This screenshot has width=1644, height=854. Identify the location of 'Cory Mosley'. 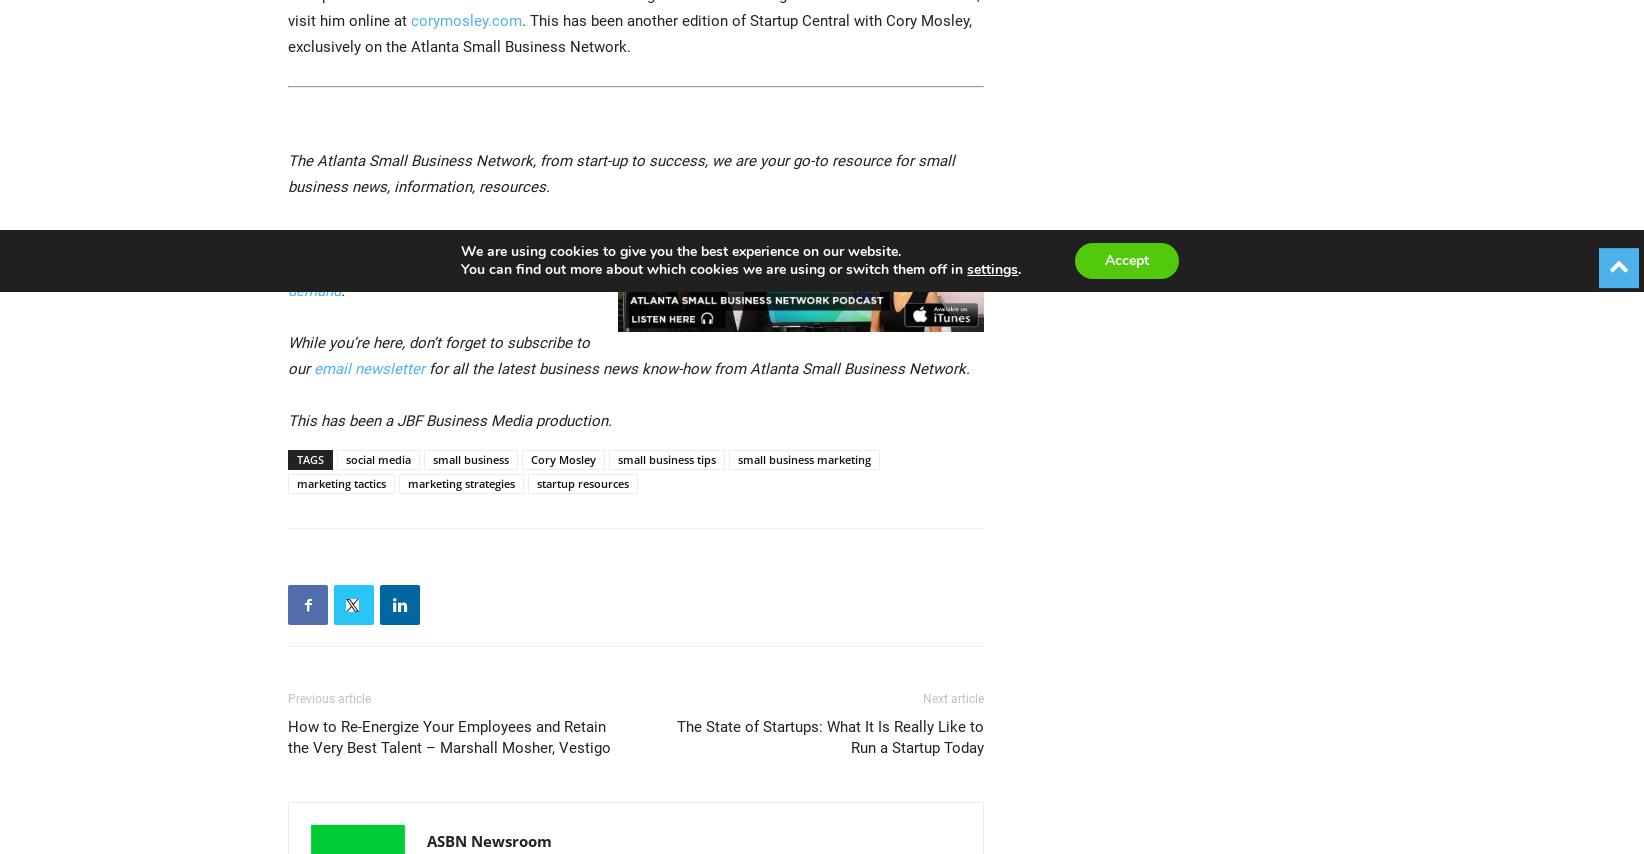
(562, 459).